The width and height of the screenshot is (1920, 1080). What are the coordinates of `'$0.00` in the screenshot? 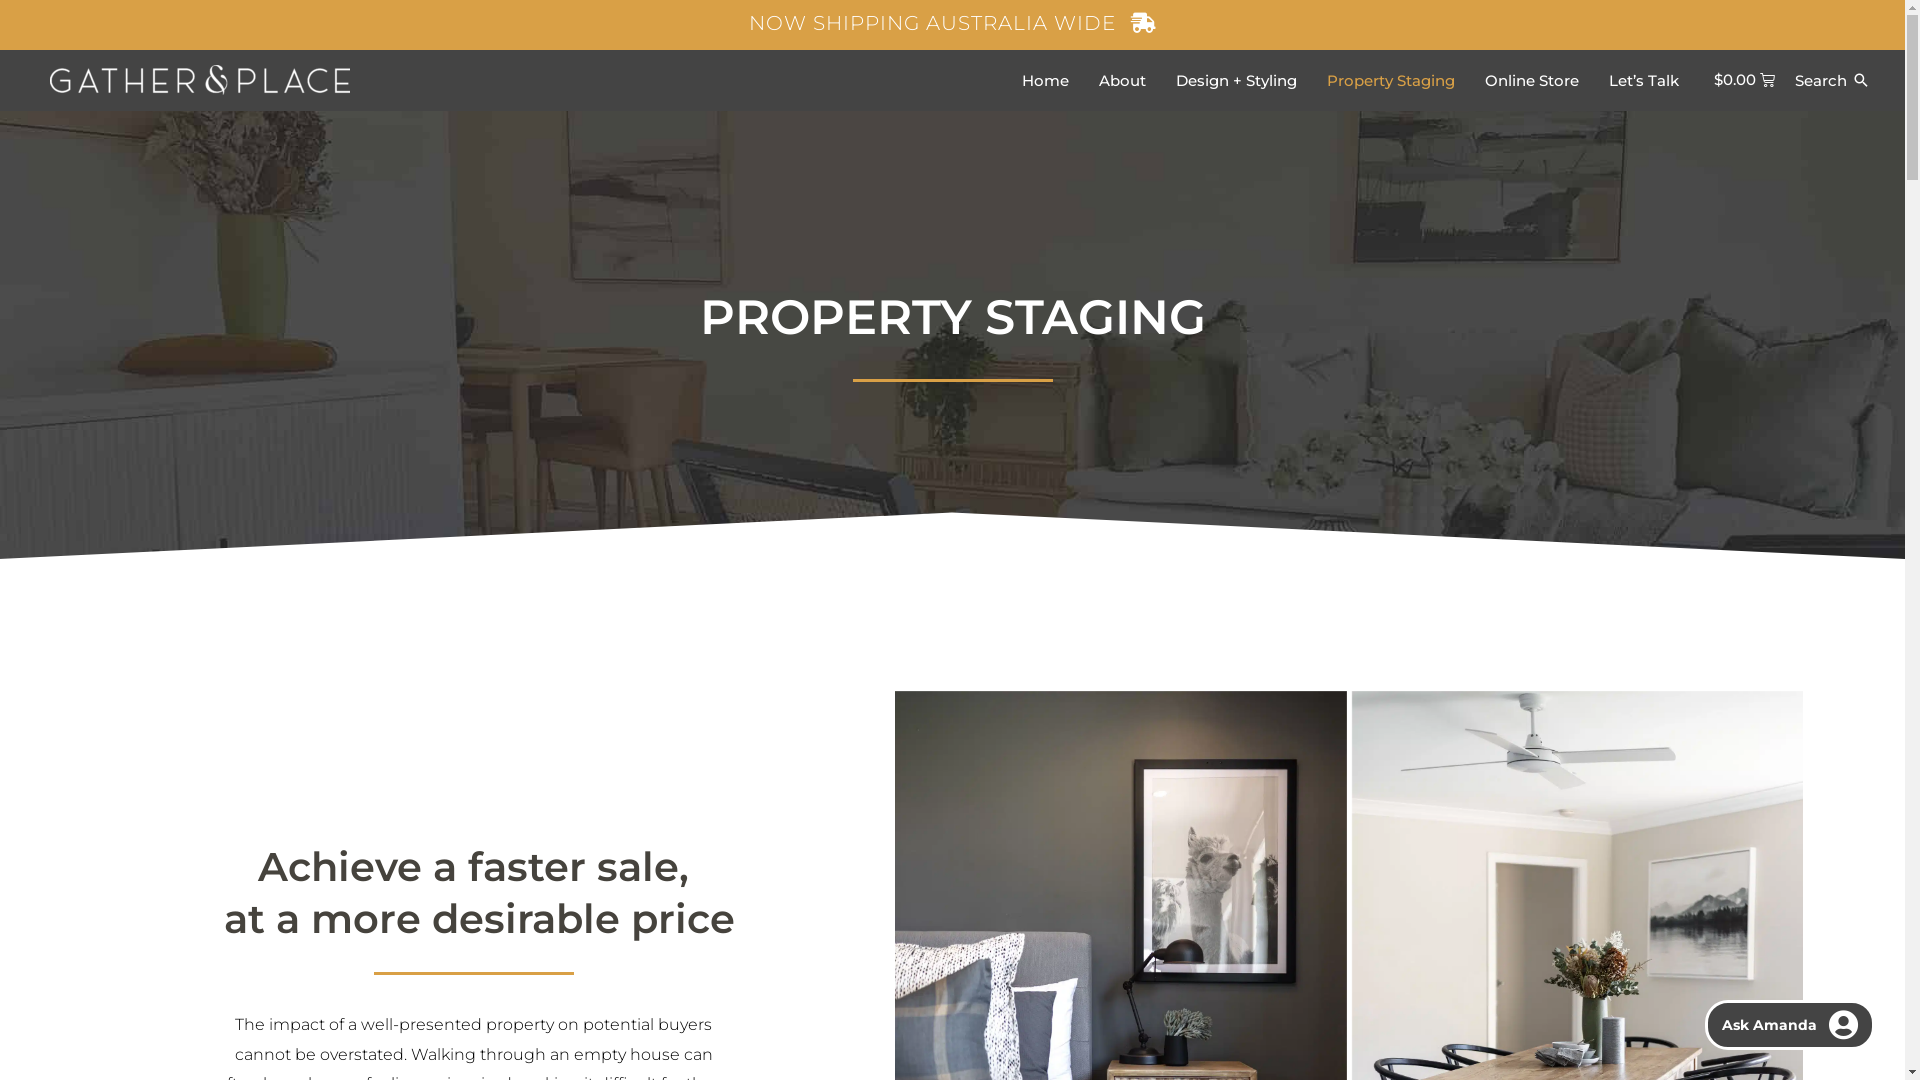 It's located at (1744, 78).